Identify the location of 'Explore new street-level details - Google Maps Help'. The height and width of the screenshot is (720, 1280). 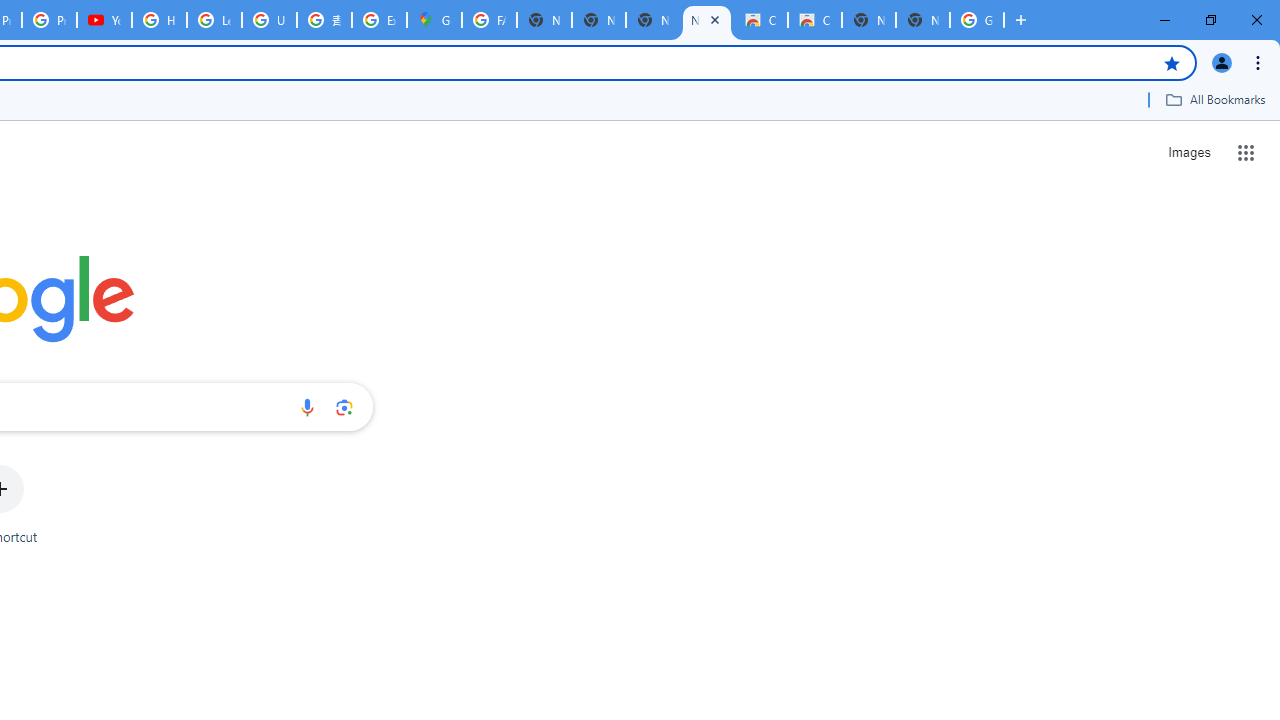
(379, 20).